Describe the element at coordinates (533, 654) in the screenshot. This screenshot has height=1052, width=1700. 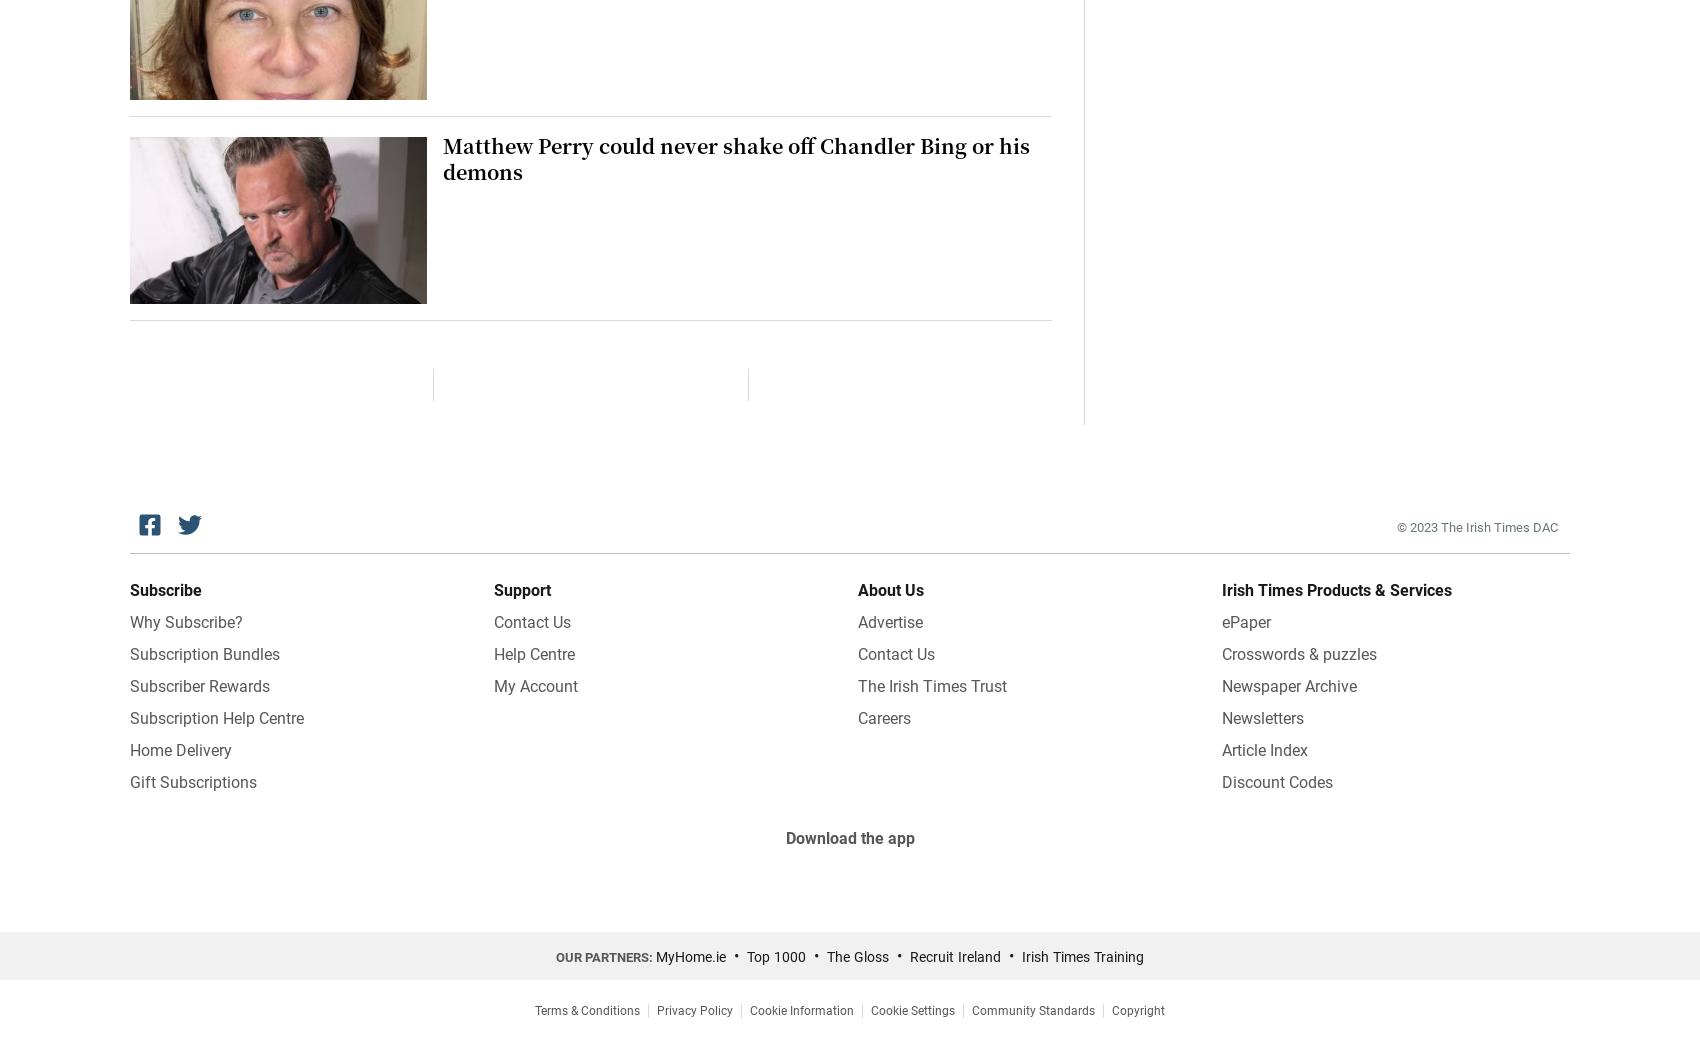
I see `'Help Centre'` at that location.